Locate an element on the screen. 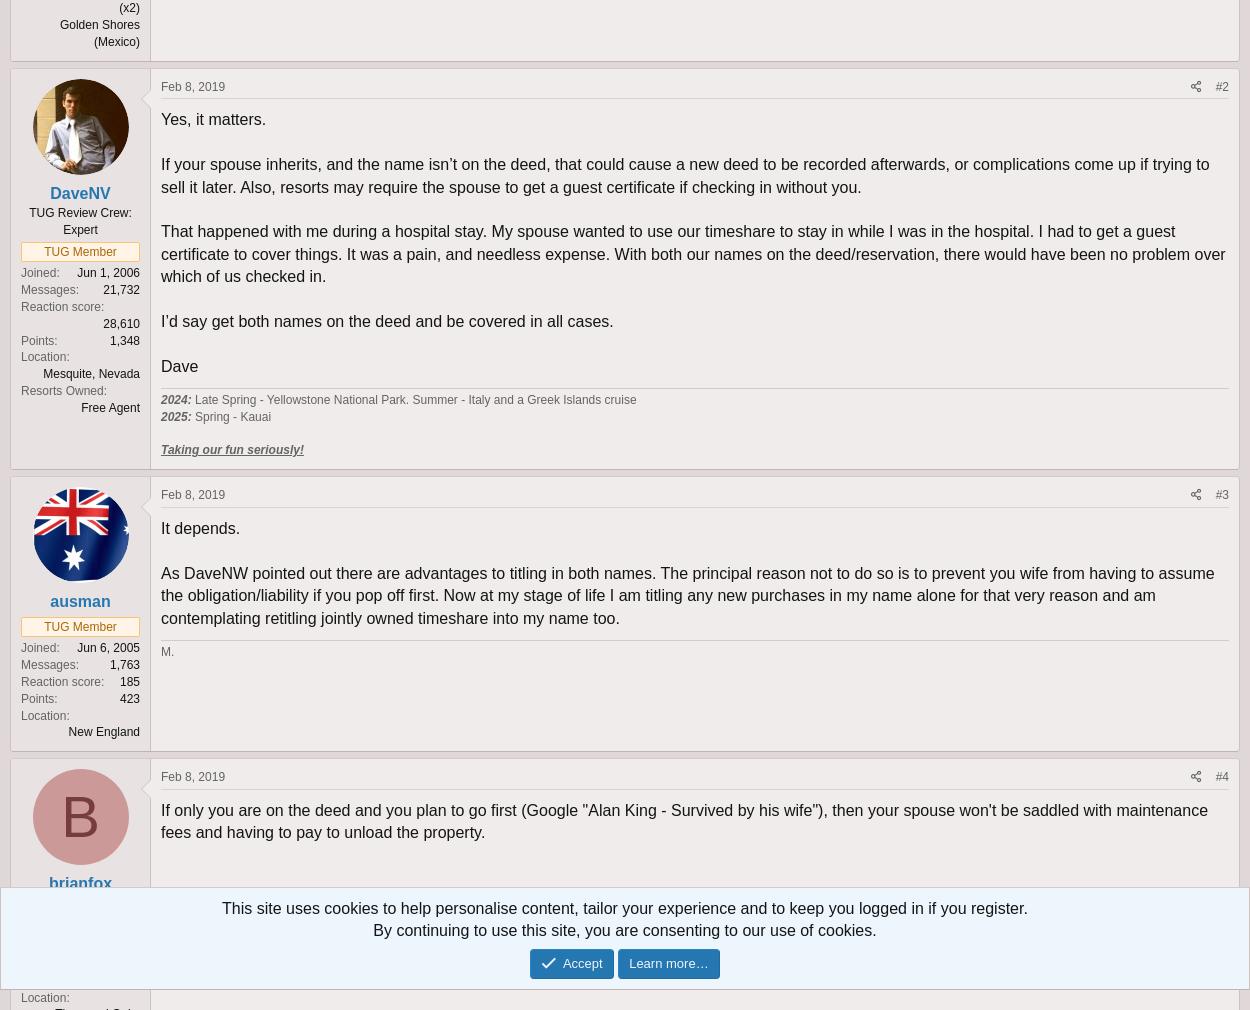 This screenshot has width=1250, height=1010. 'ausman' is located at coordinates (79, 600).